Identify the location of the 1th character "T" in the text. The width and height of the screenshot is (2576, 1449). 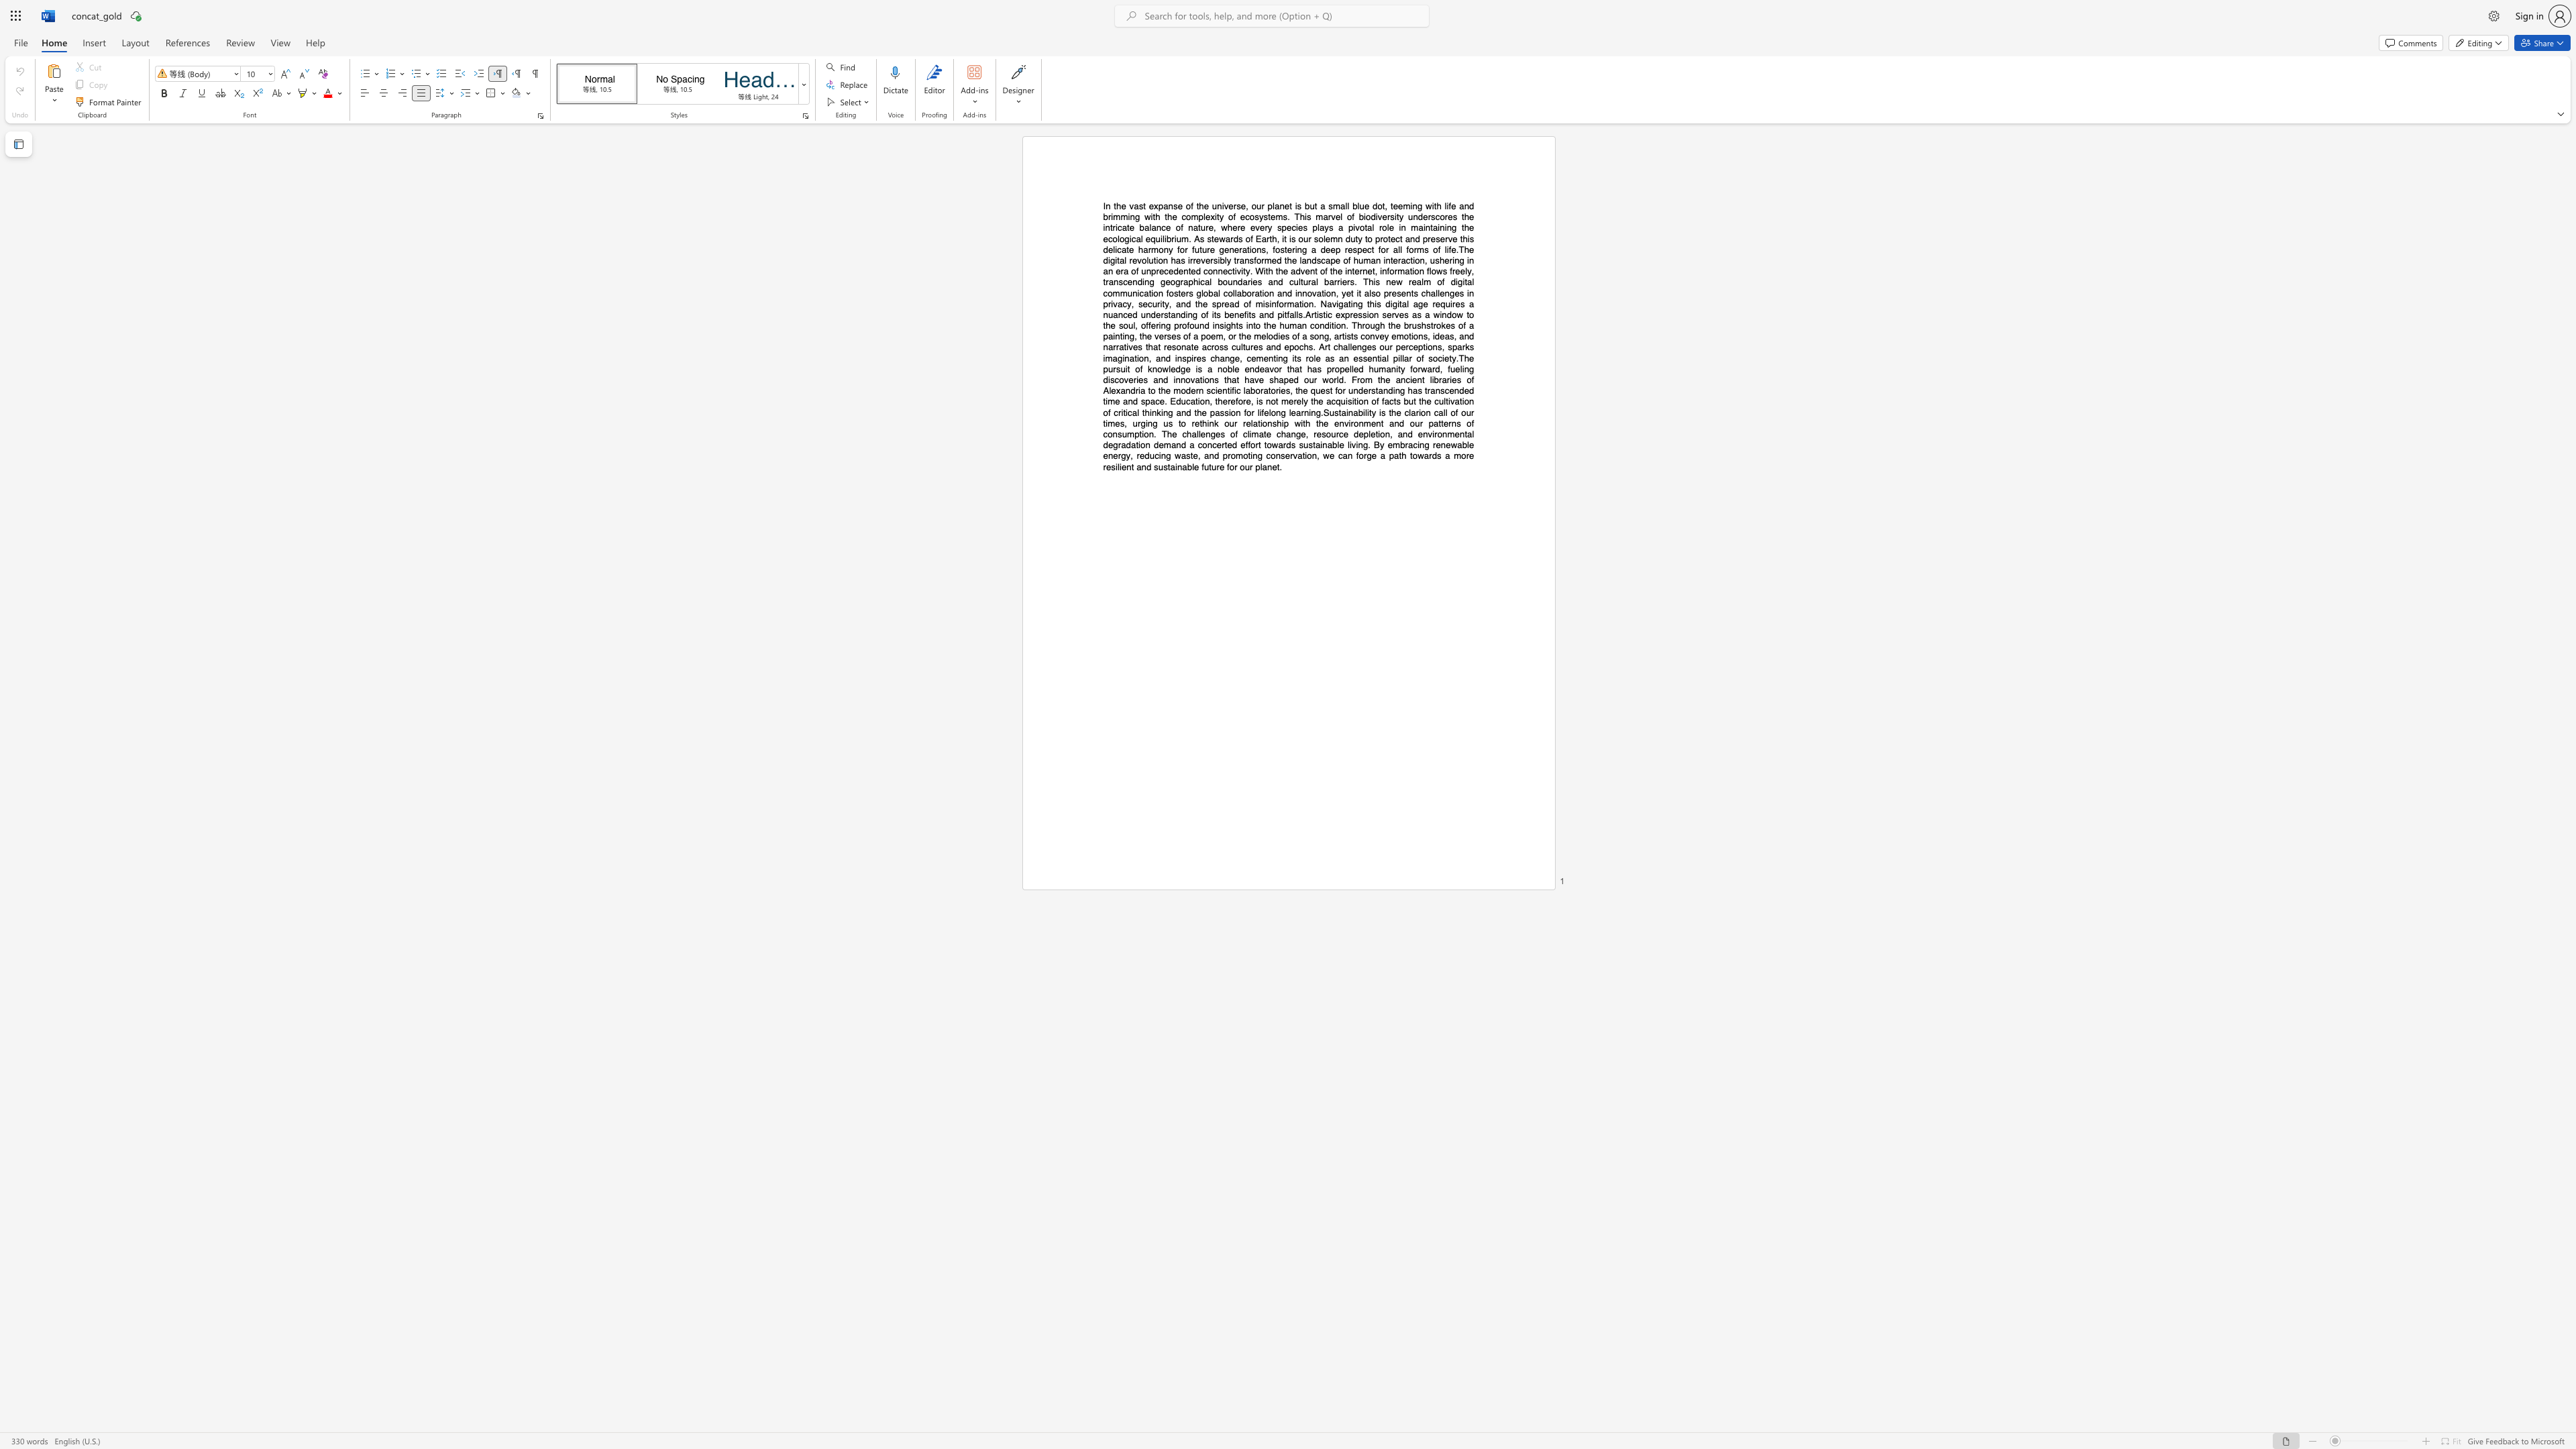
(1460, 358).